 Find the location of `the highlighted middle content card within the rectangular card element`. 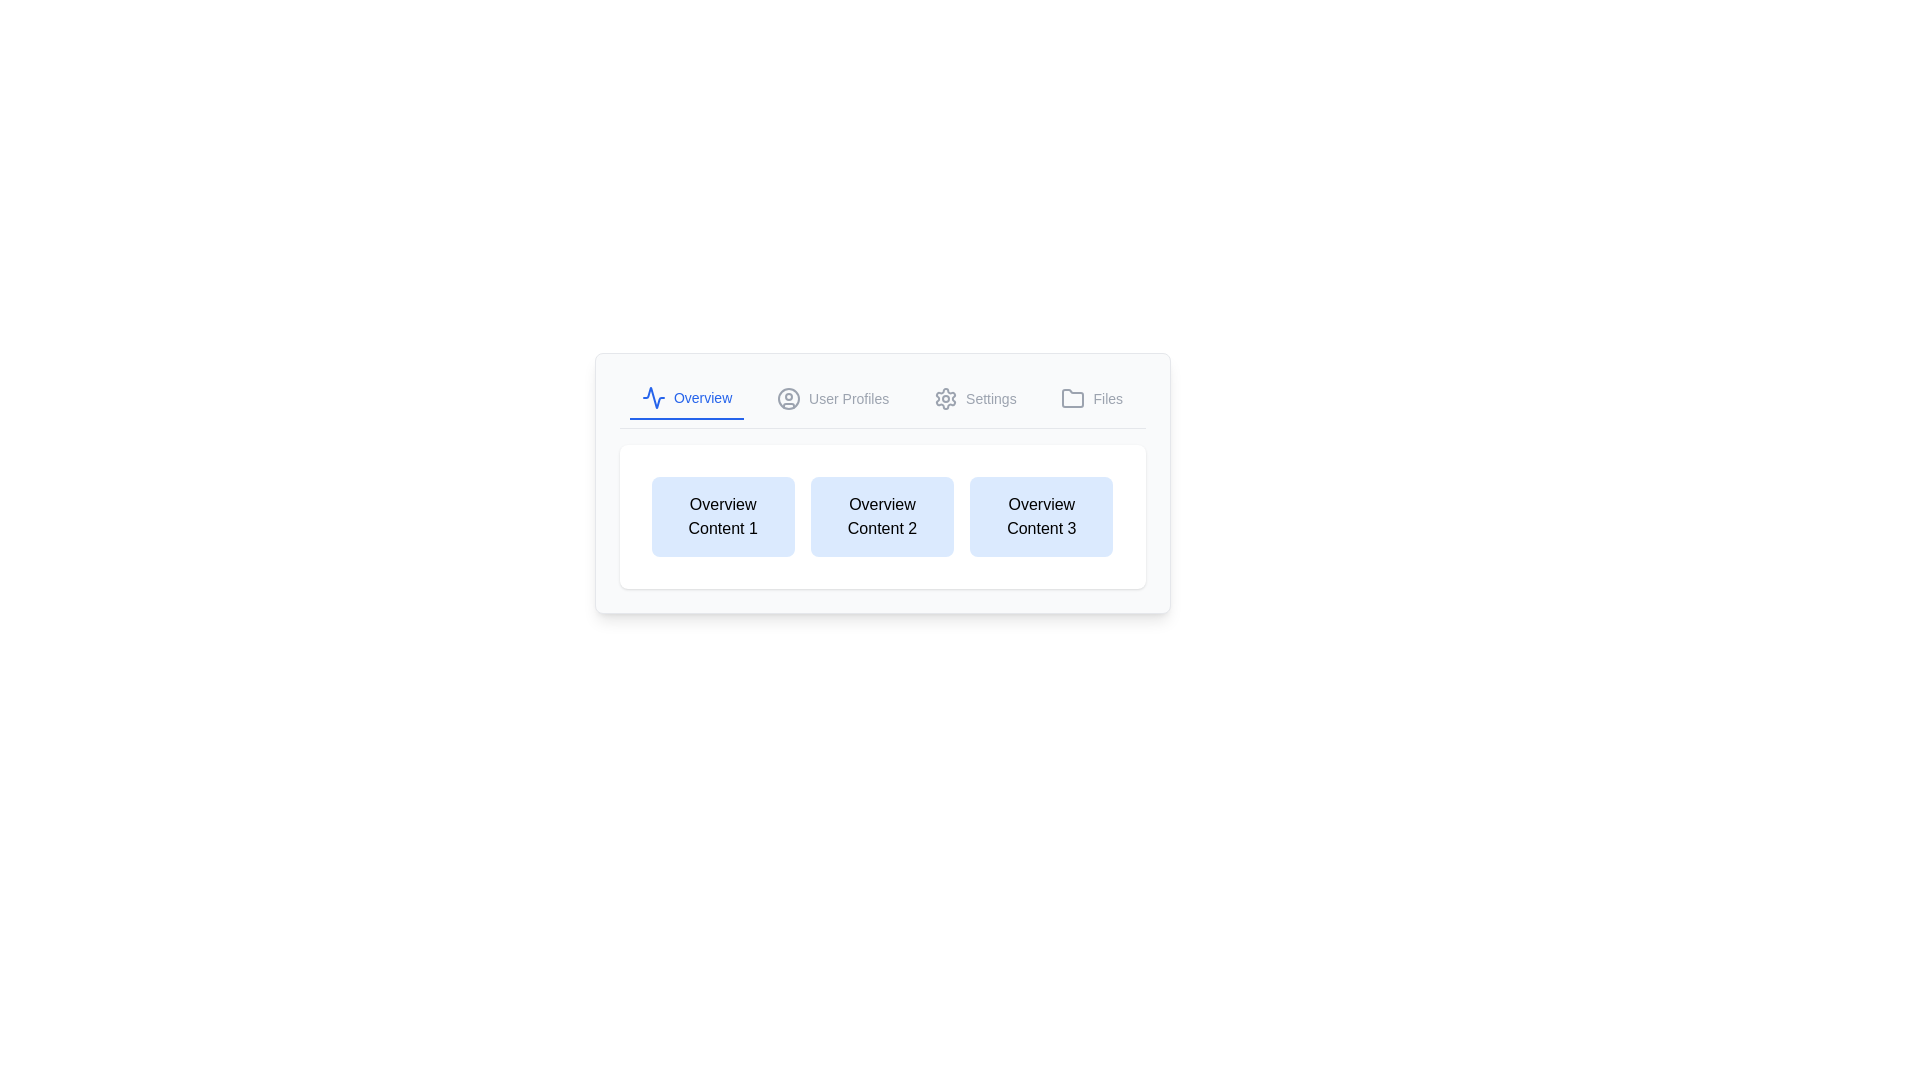

the highlighted middle content card within the rectangular card element is located at coordinates (881, 483).